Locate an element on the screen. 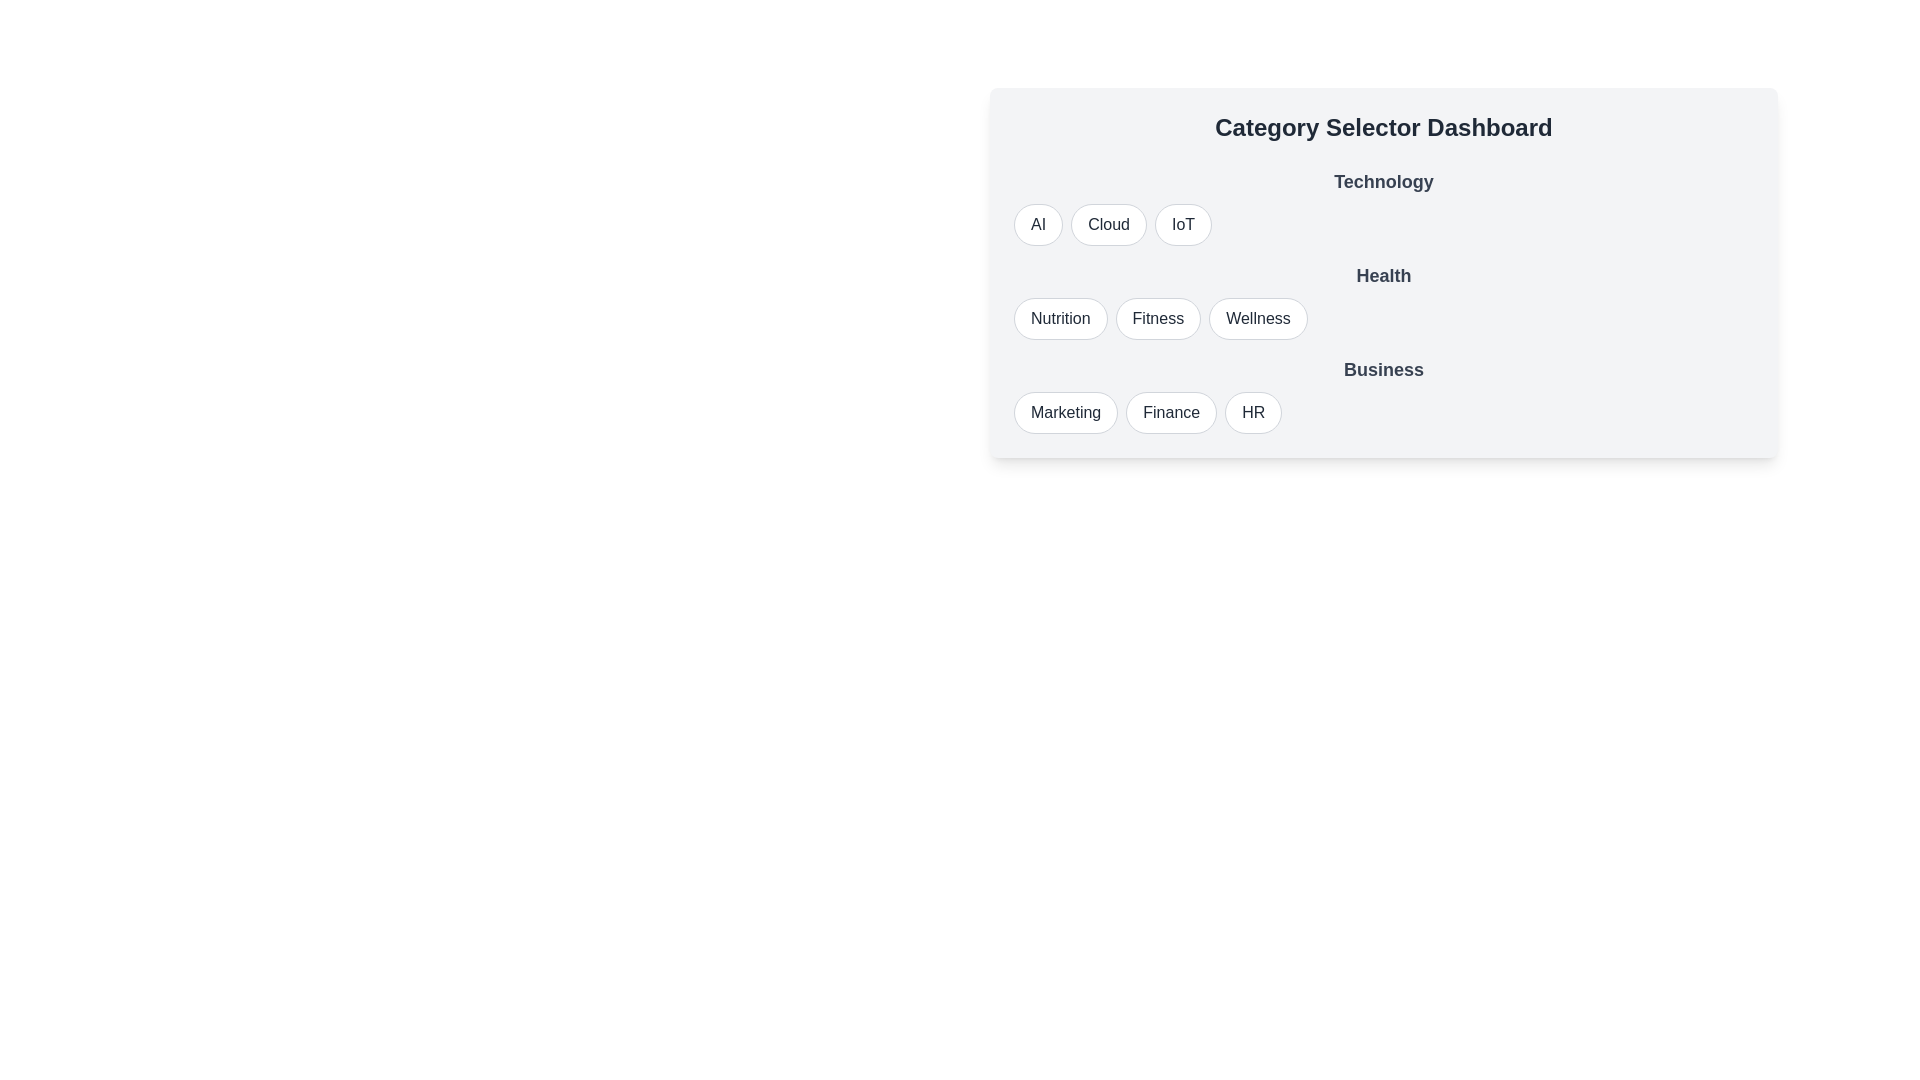 The height and width of the screenshot is (1080, 1920). the button labeled IoT to observe its visual change is located at coordinates (1182, 224).